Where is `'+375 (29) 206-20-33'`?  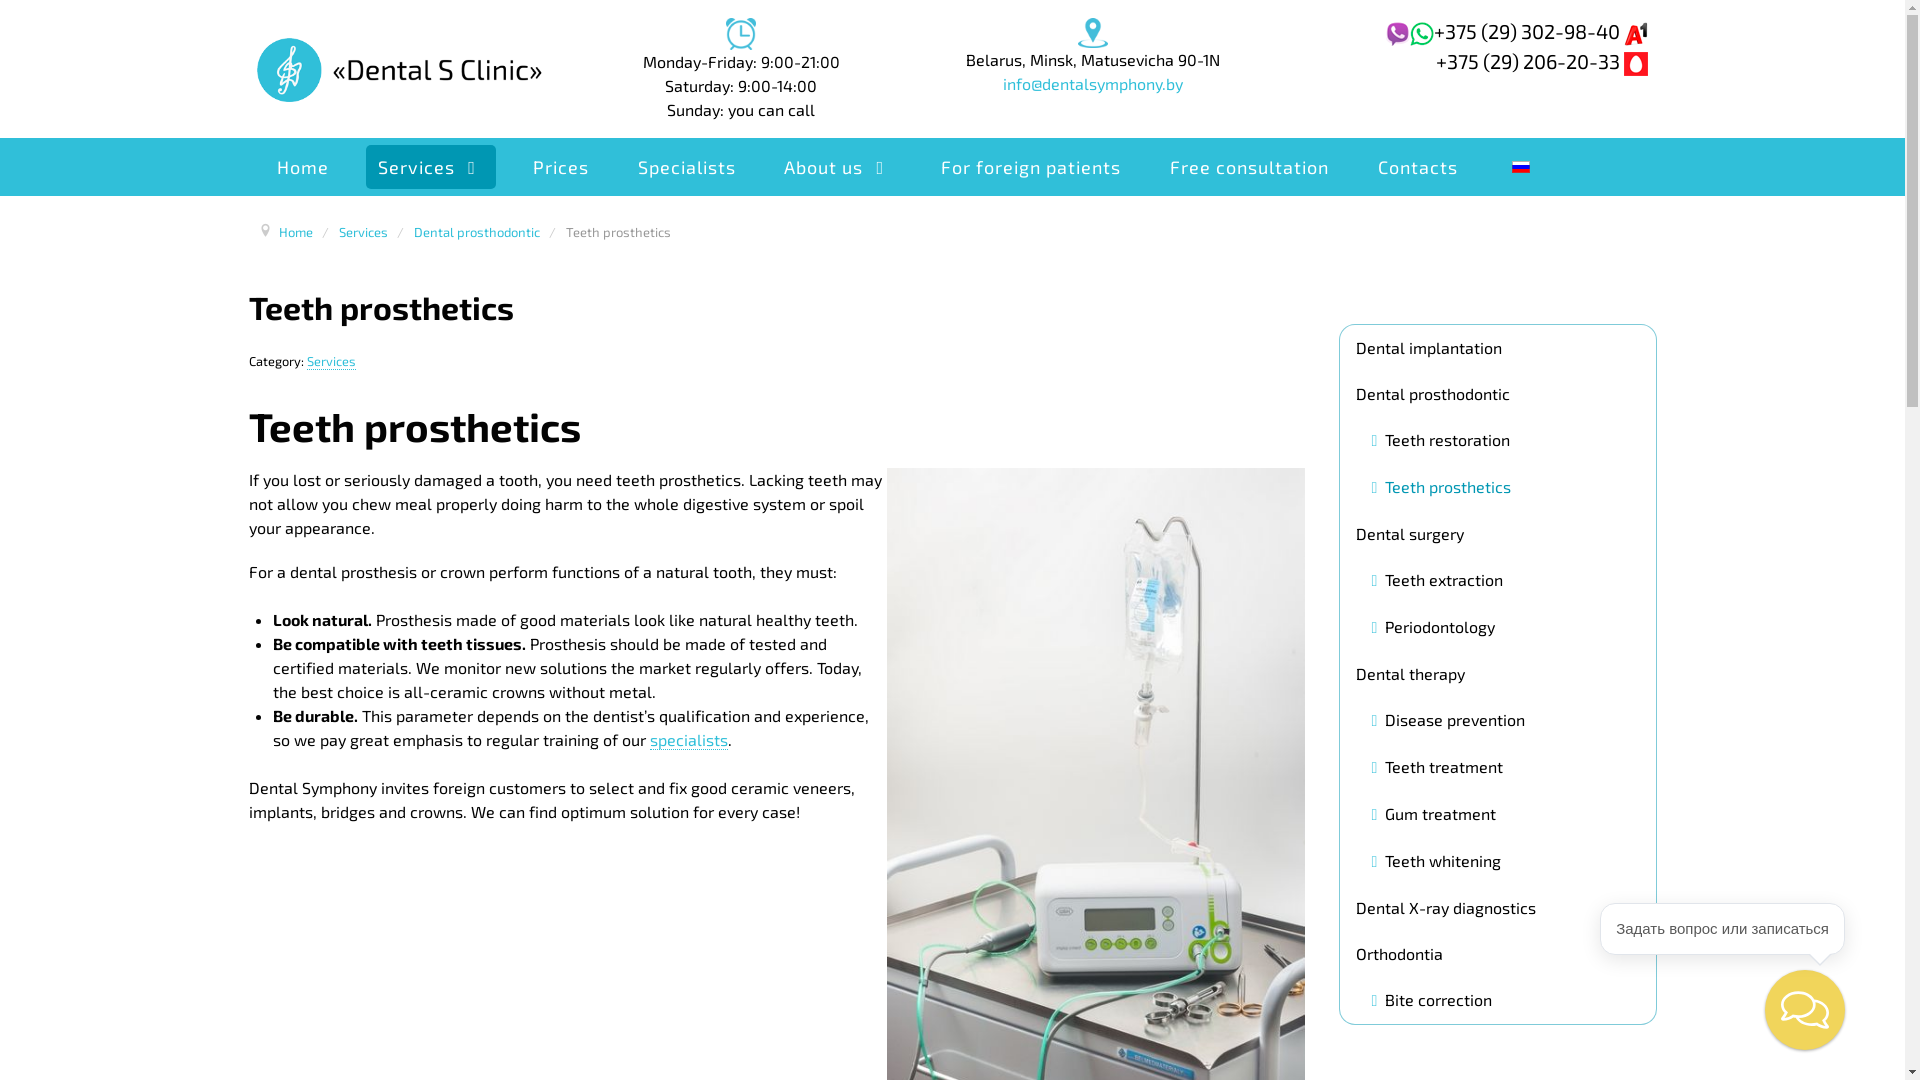
'+375 (29) 206-20-33' is located at coordinates (1434, 60).